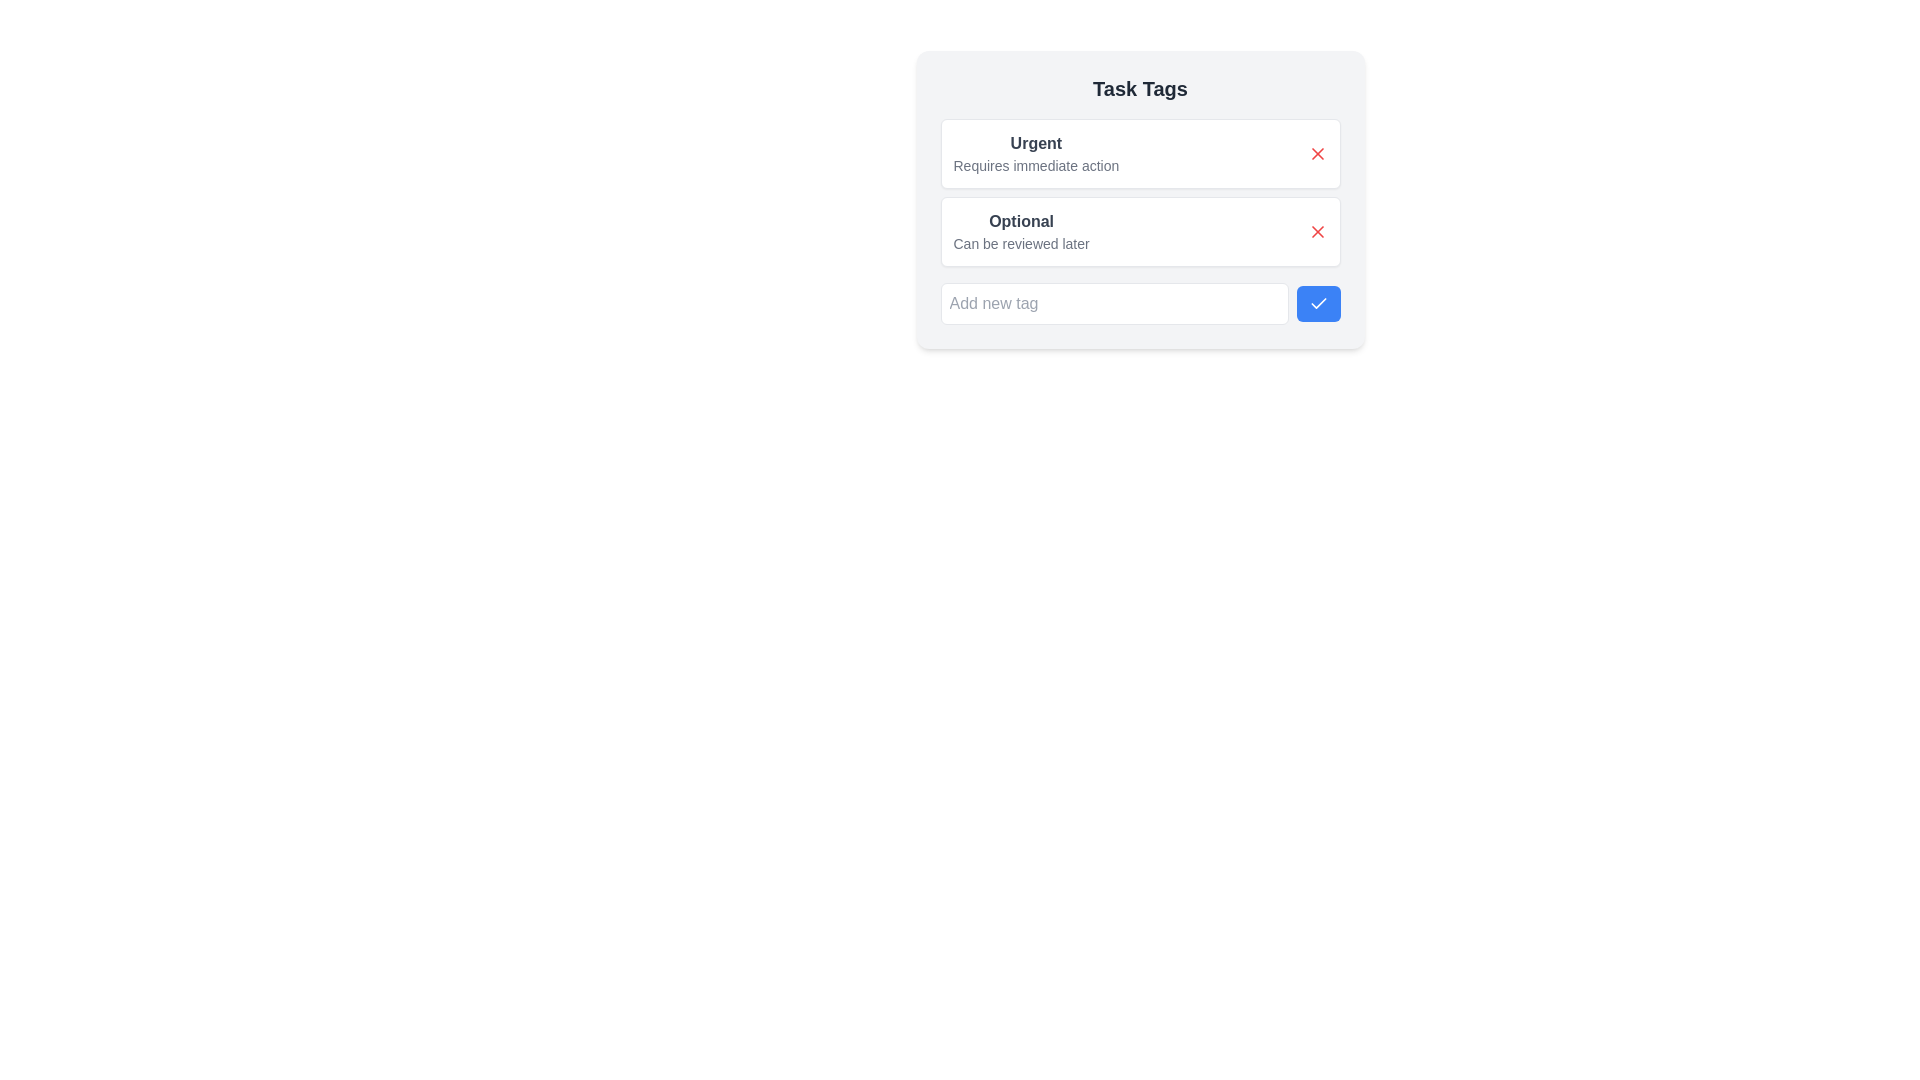 This screenshot has height=1080, width=1920. What do you see at coordinates (1036, 142) in the screenshot?
I see `the bold-text label reading 'Urgent' styled in dark gray color, which is located at the top of the task tags list within the white card labeled 'Task Tags'` at bounding box center [1036, 142].